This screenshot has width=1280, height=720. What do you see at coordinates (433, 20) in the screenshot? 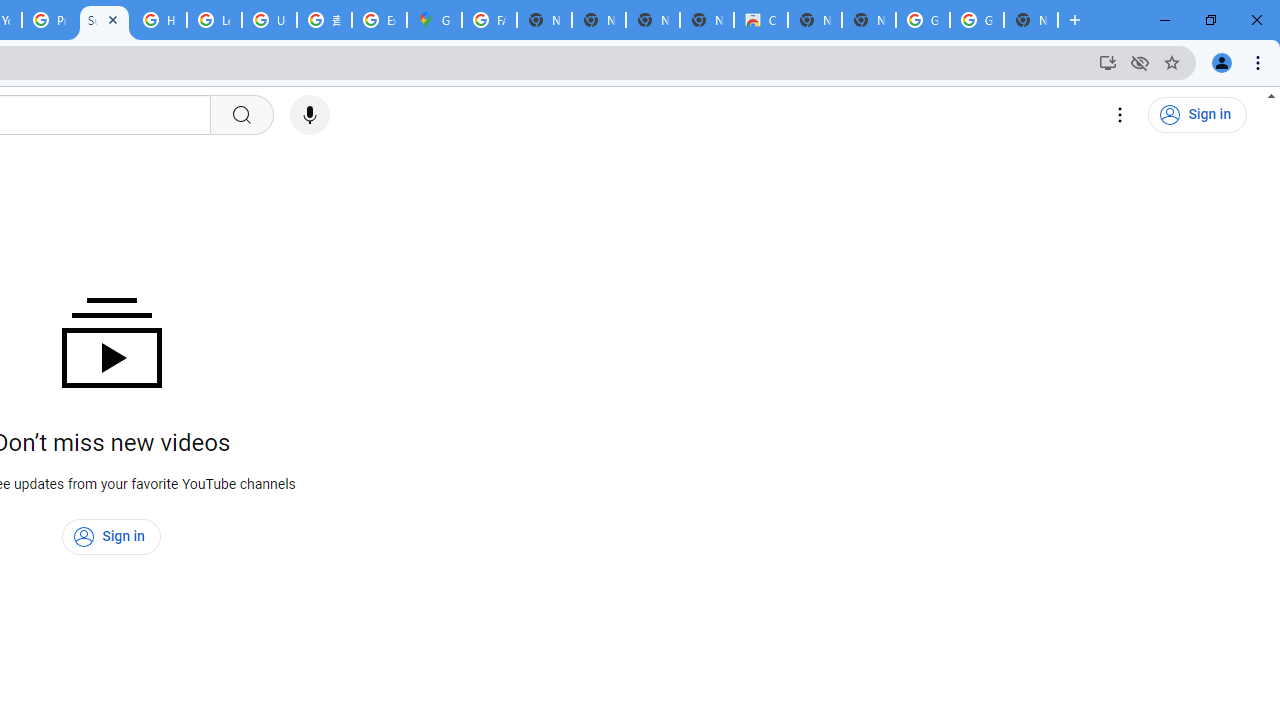
I see `'Google Maps'` at bounding box center [433, 20].